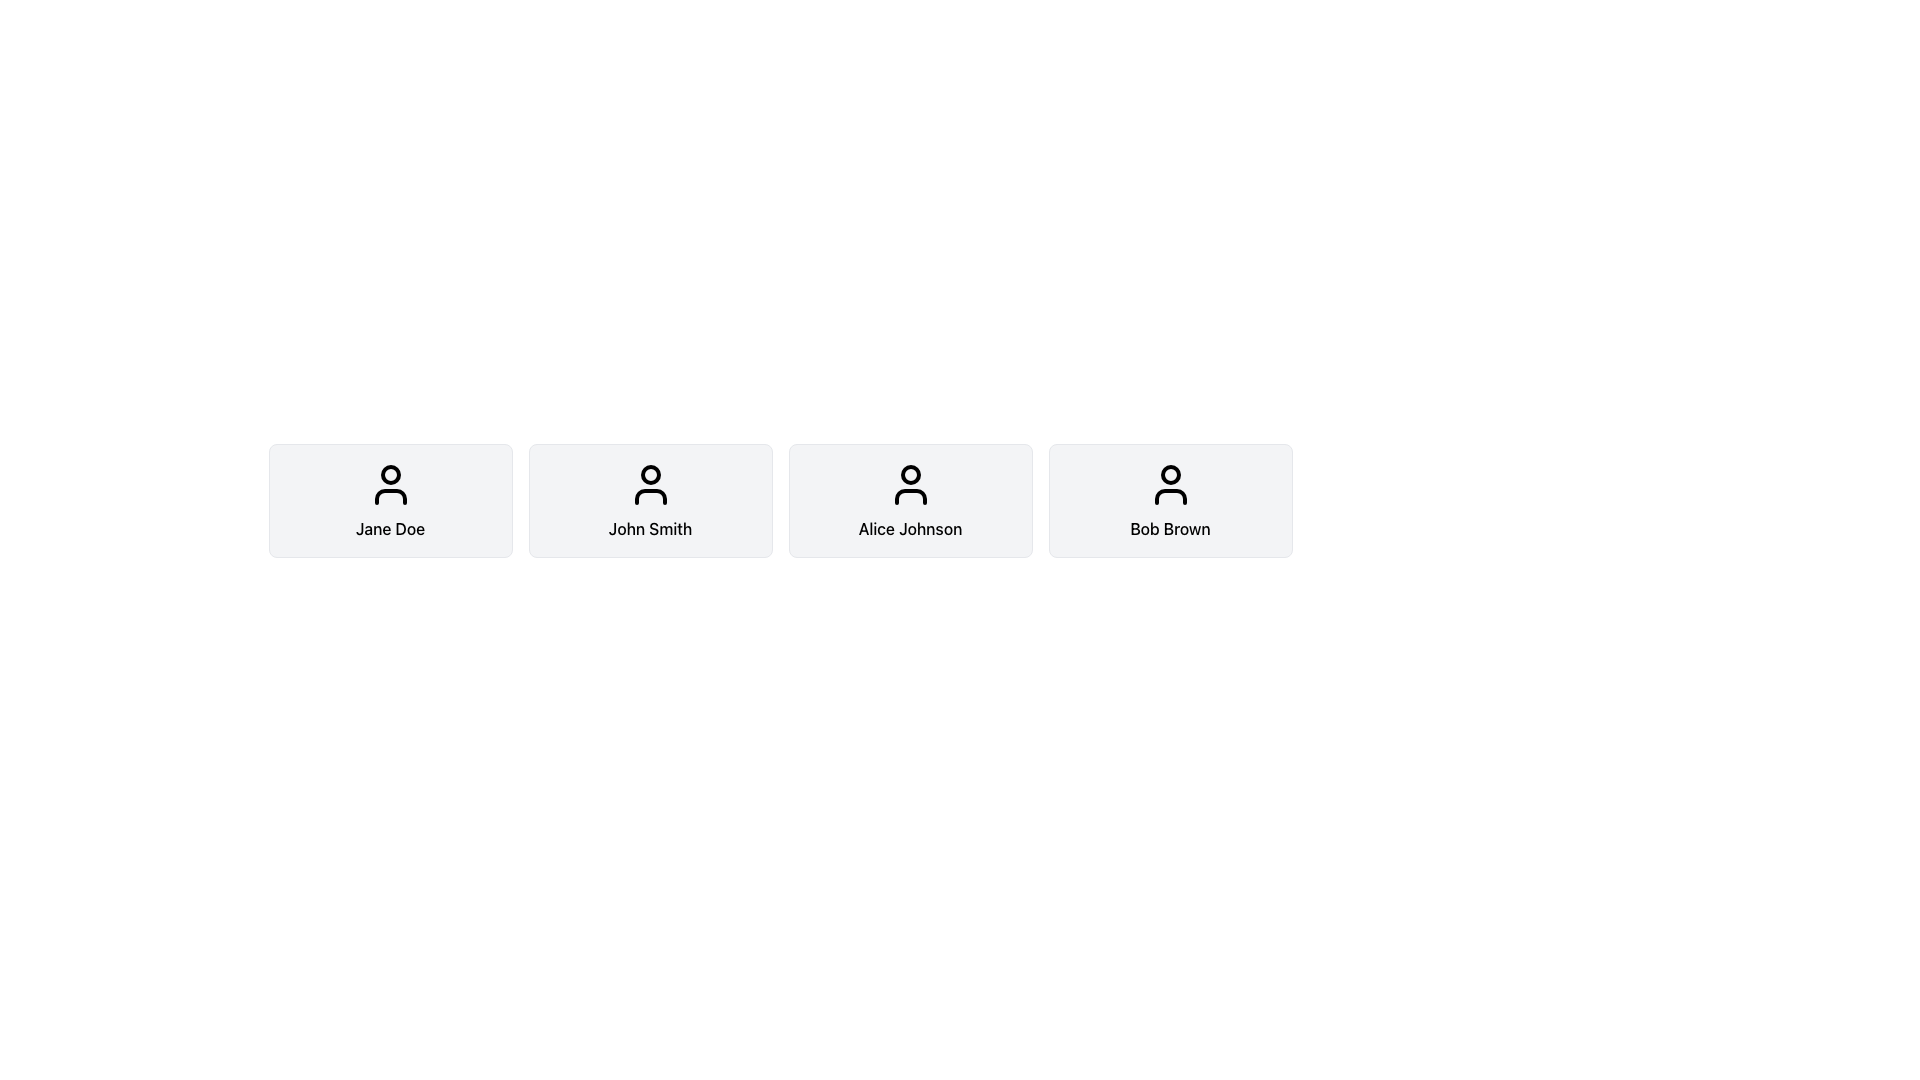 The height and width of the screenshot is (1080, 1920). I want to click on the user card element at the far-right side of the horizontal list, so click(1170, 490).